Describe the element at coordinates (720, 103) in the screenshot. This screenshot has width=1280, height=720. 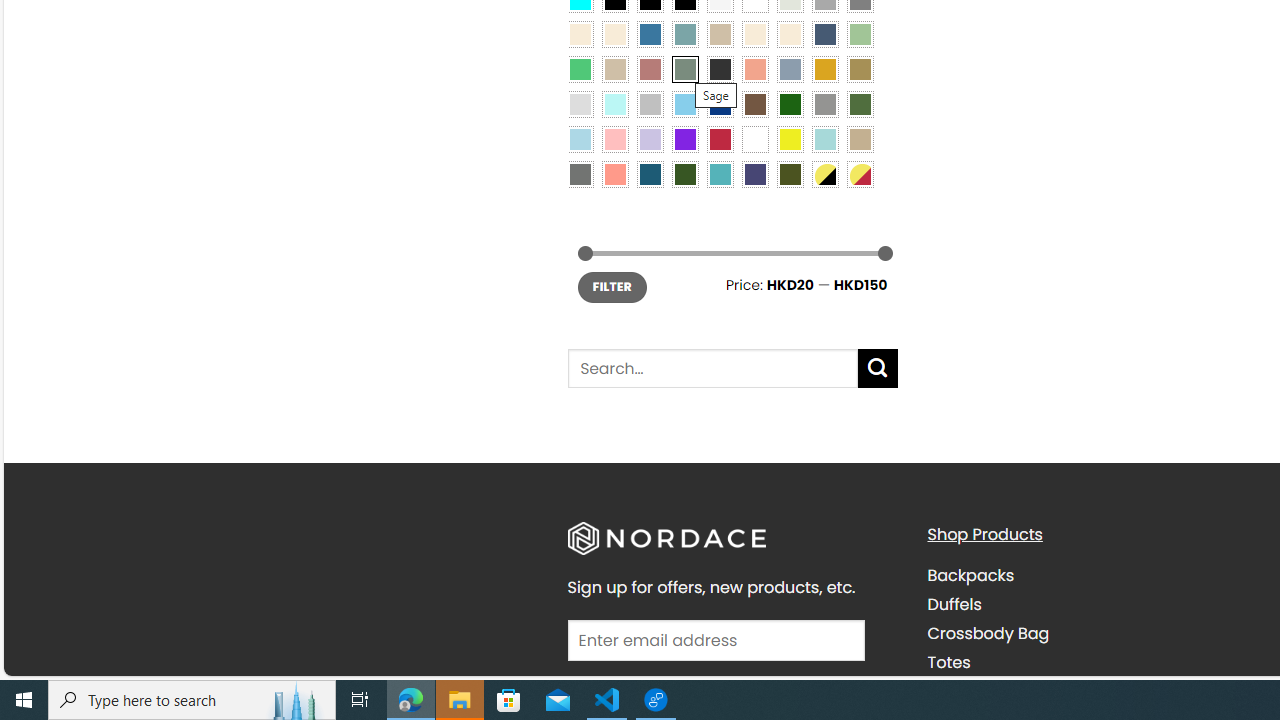
I see `'Navy Blue'` at that location.